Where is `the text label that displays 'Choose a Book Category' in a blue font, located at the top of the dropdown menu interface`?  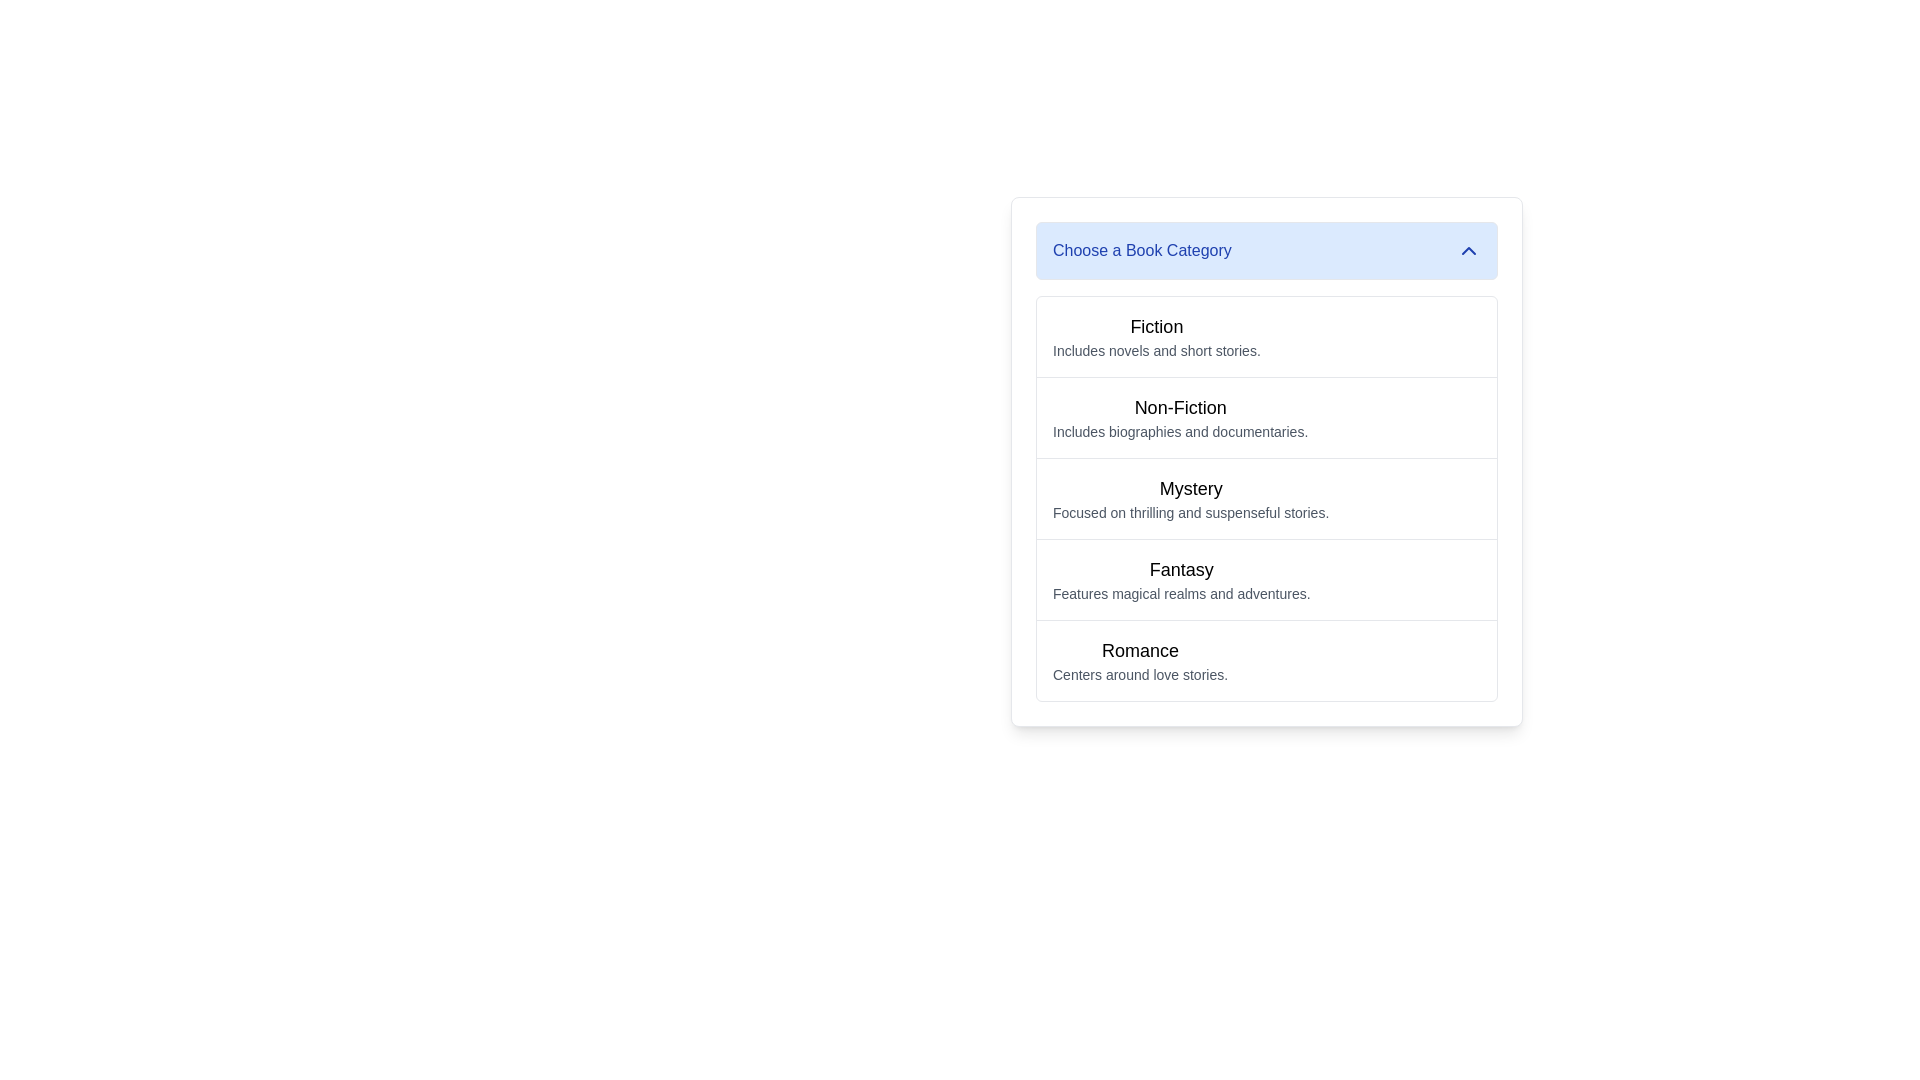 the text label that displays 'Choose a Book Category' in a blue font, located at the top of the dropdown menu interface is located at coordinates (1142, 249).